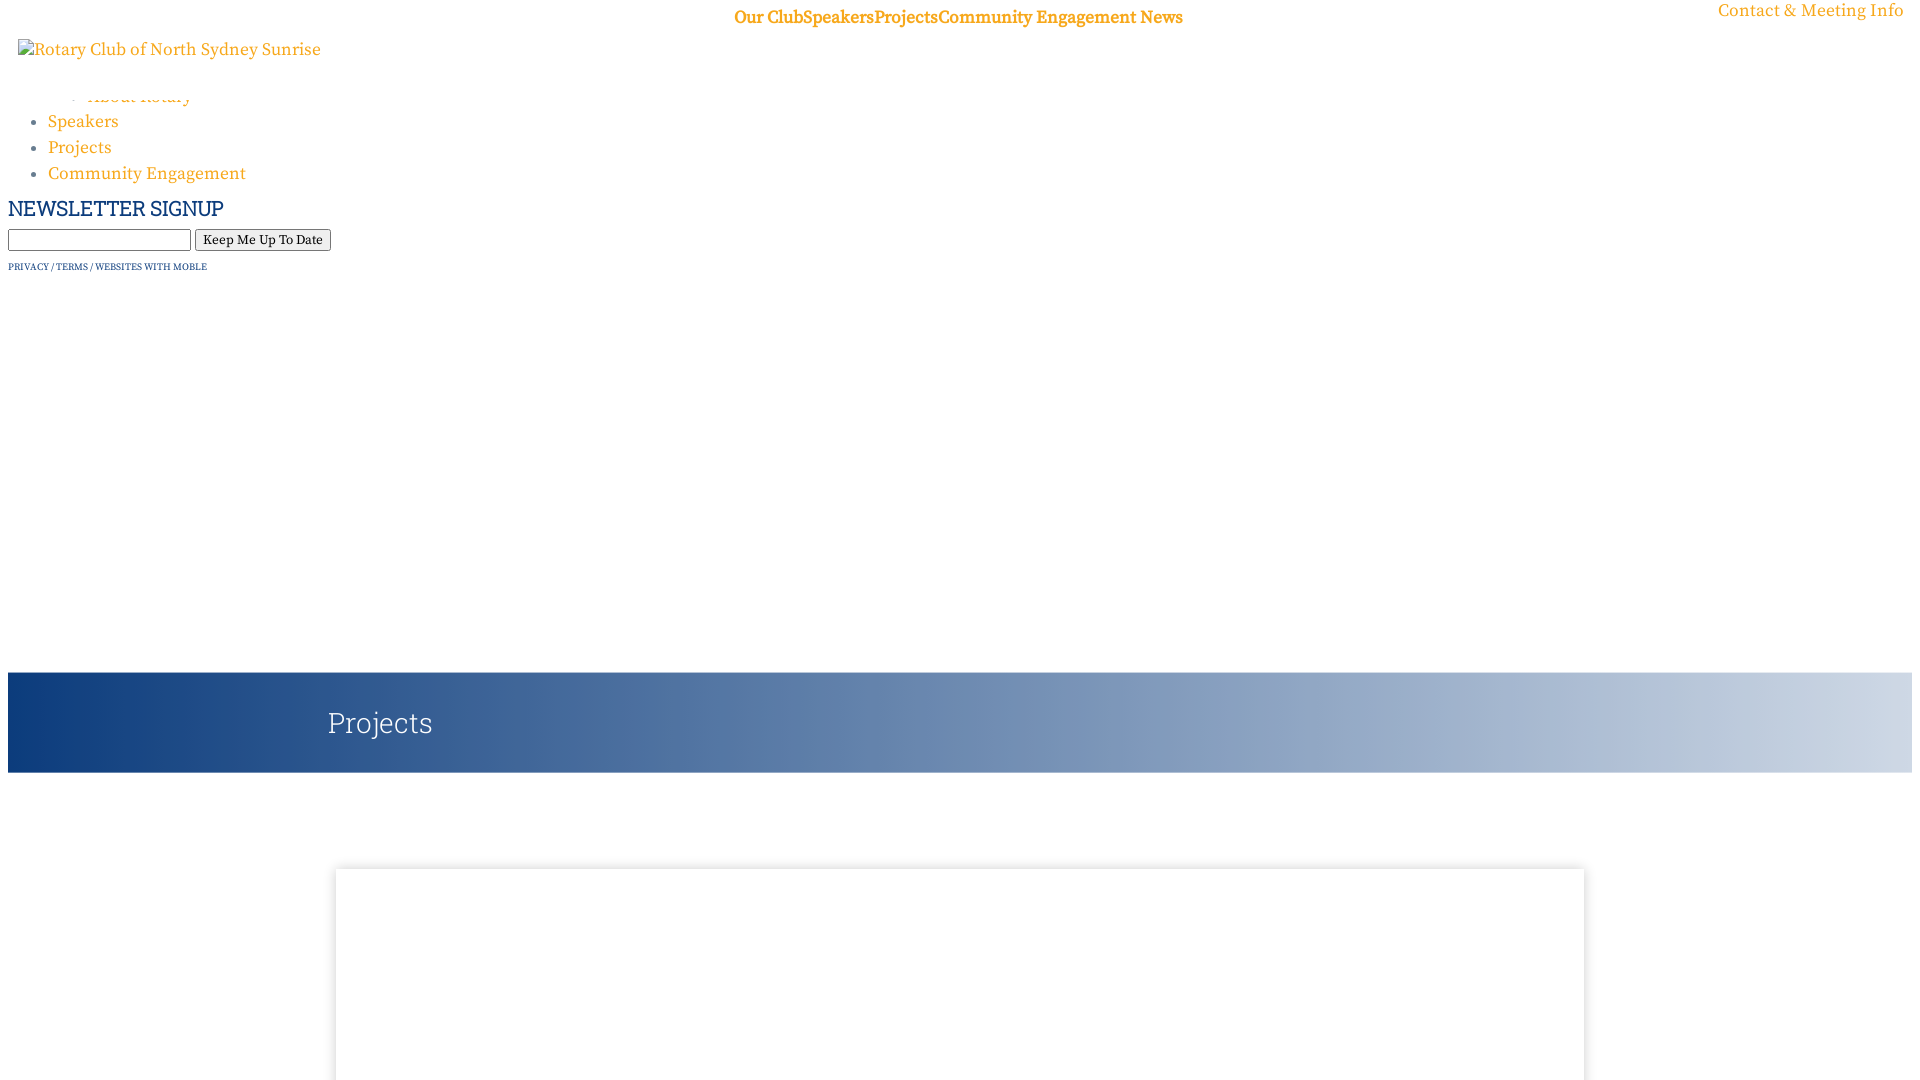  I want to click on 'Speakers', so click(48, 122).